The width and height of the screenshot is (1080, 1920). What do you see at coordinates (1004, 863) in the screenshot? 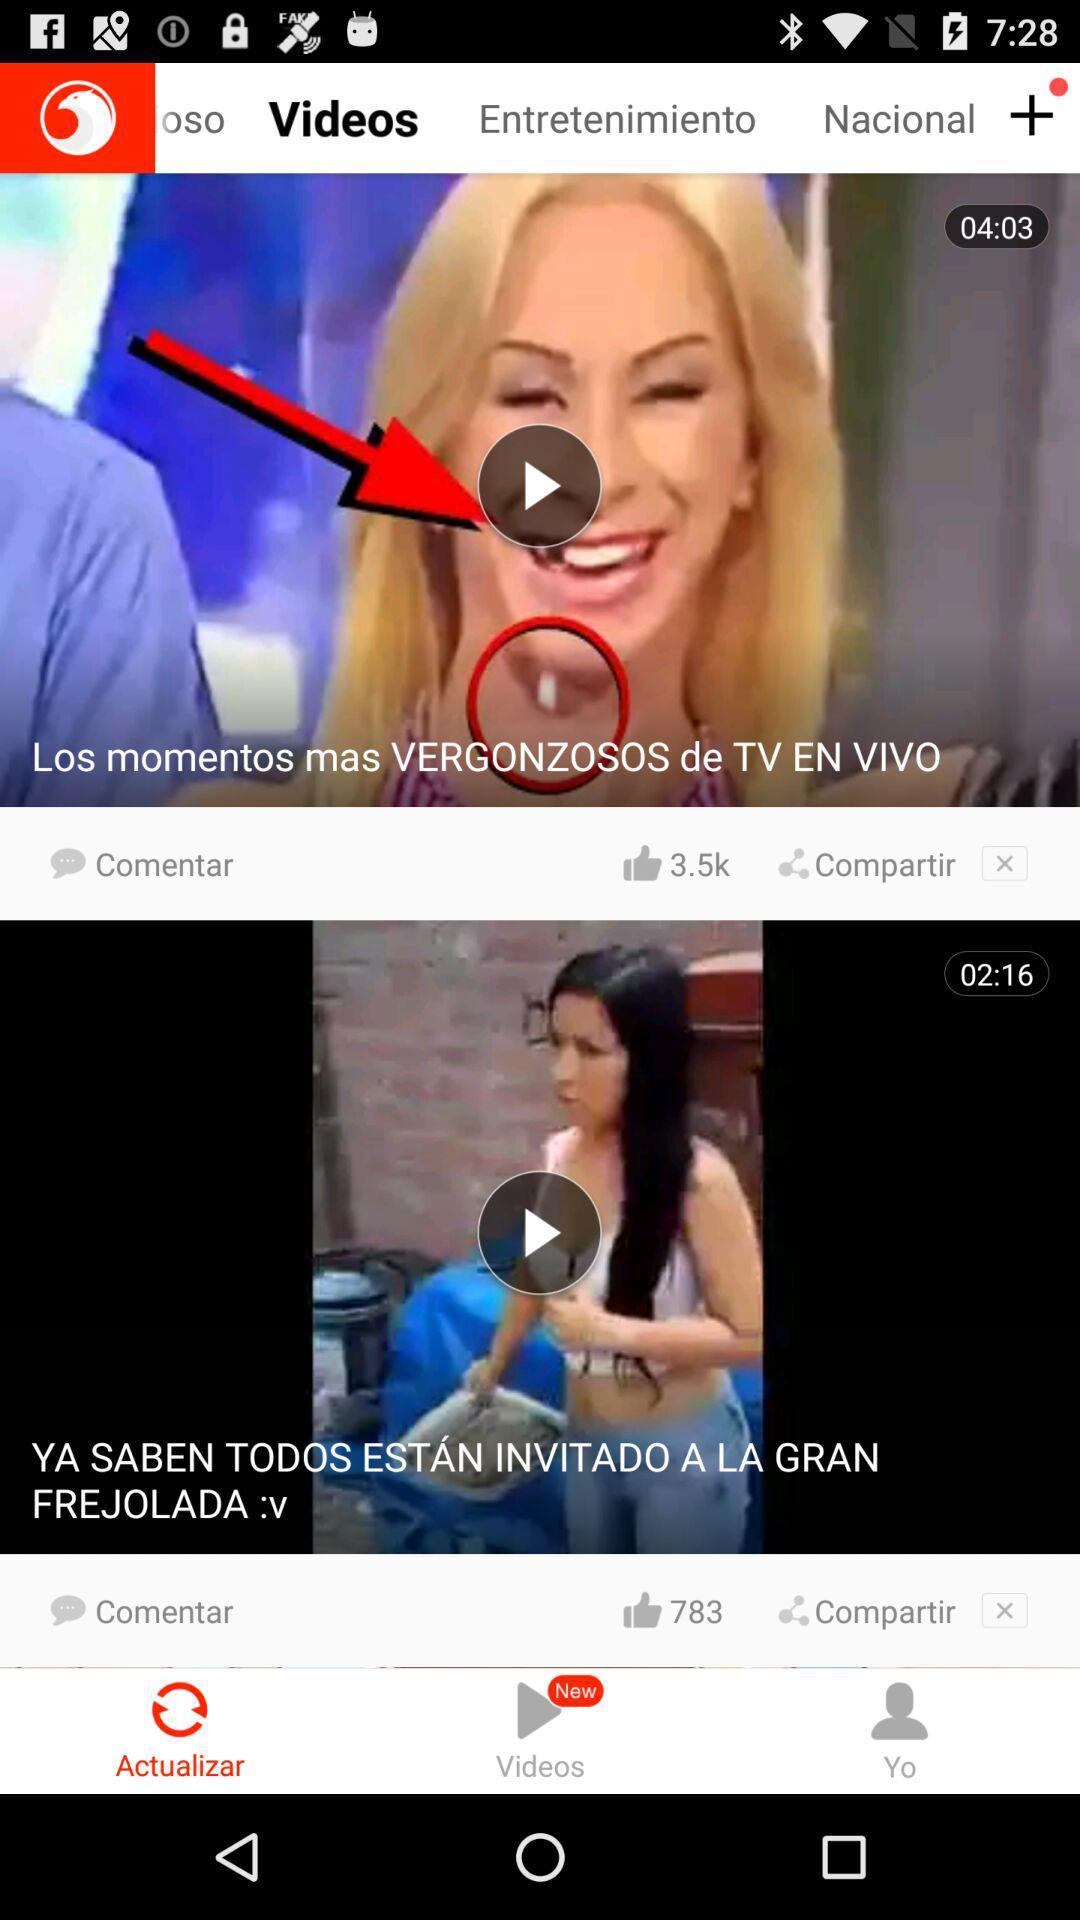
I see `this video` at bounding box center [1004, 863].